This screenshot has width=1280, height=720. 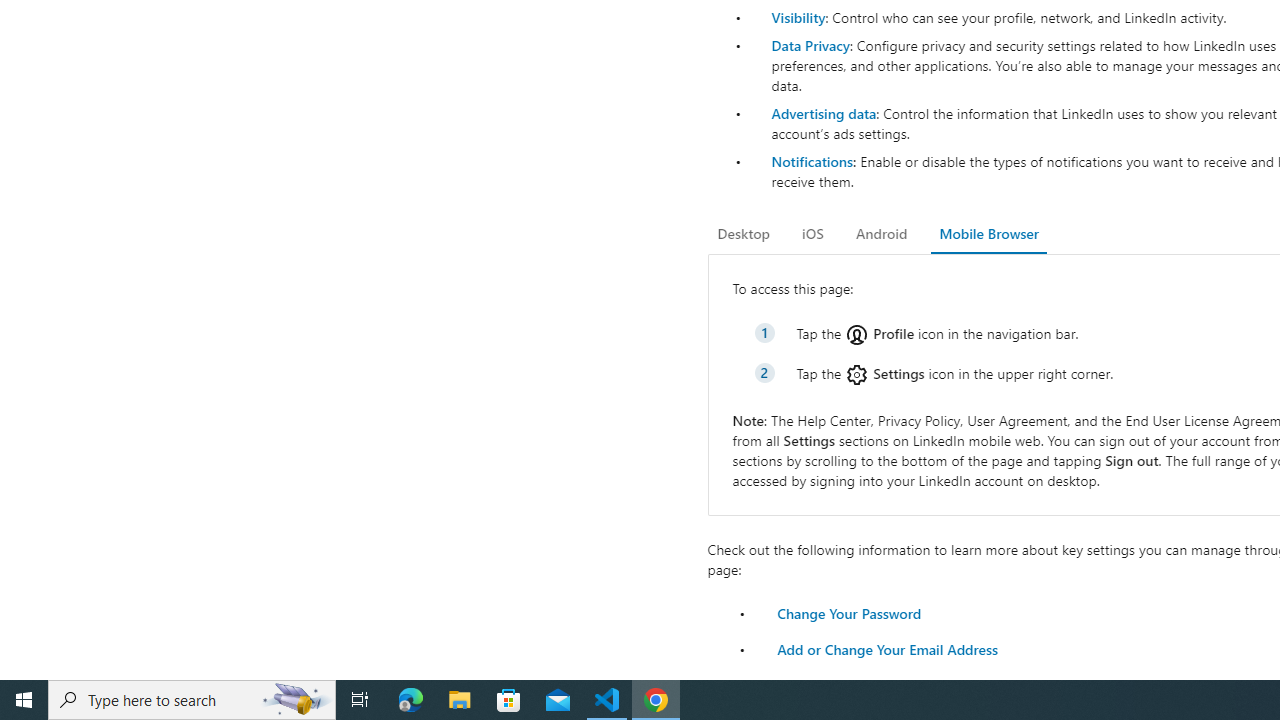 What do you see at coordinates (811, 160) in the screenshot?
I see `'Notifications'` at bounding box center [811, 160].